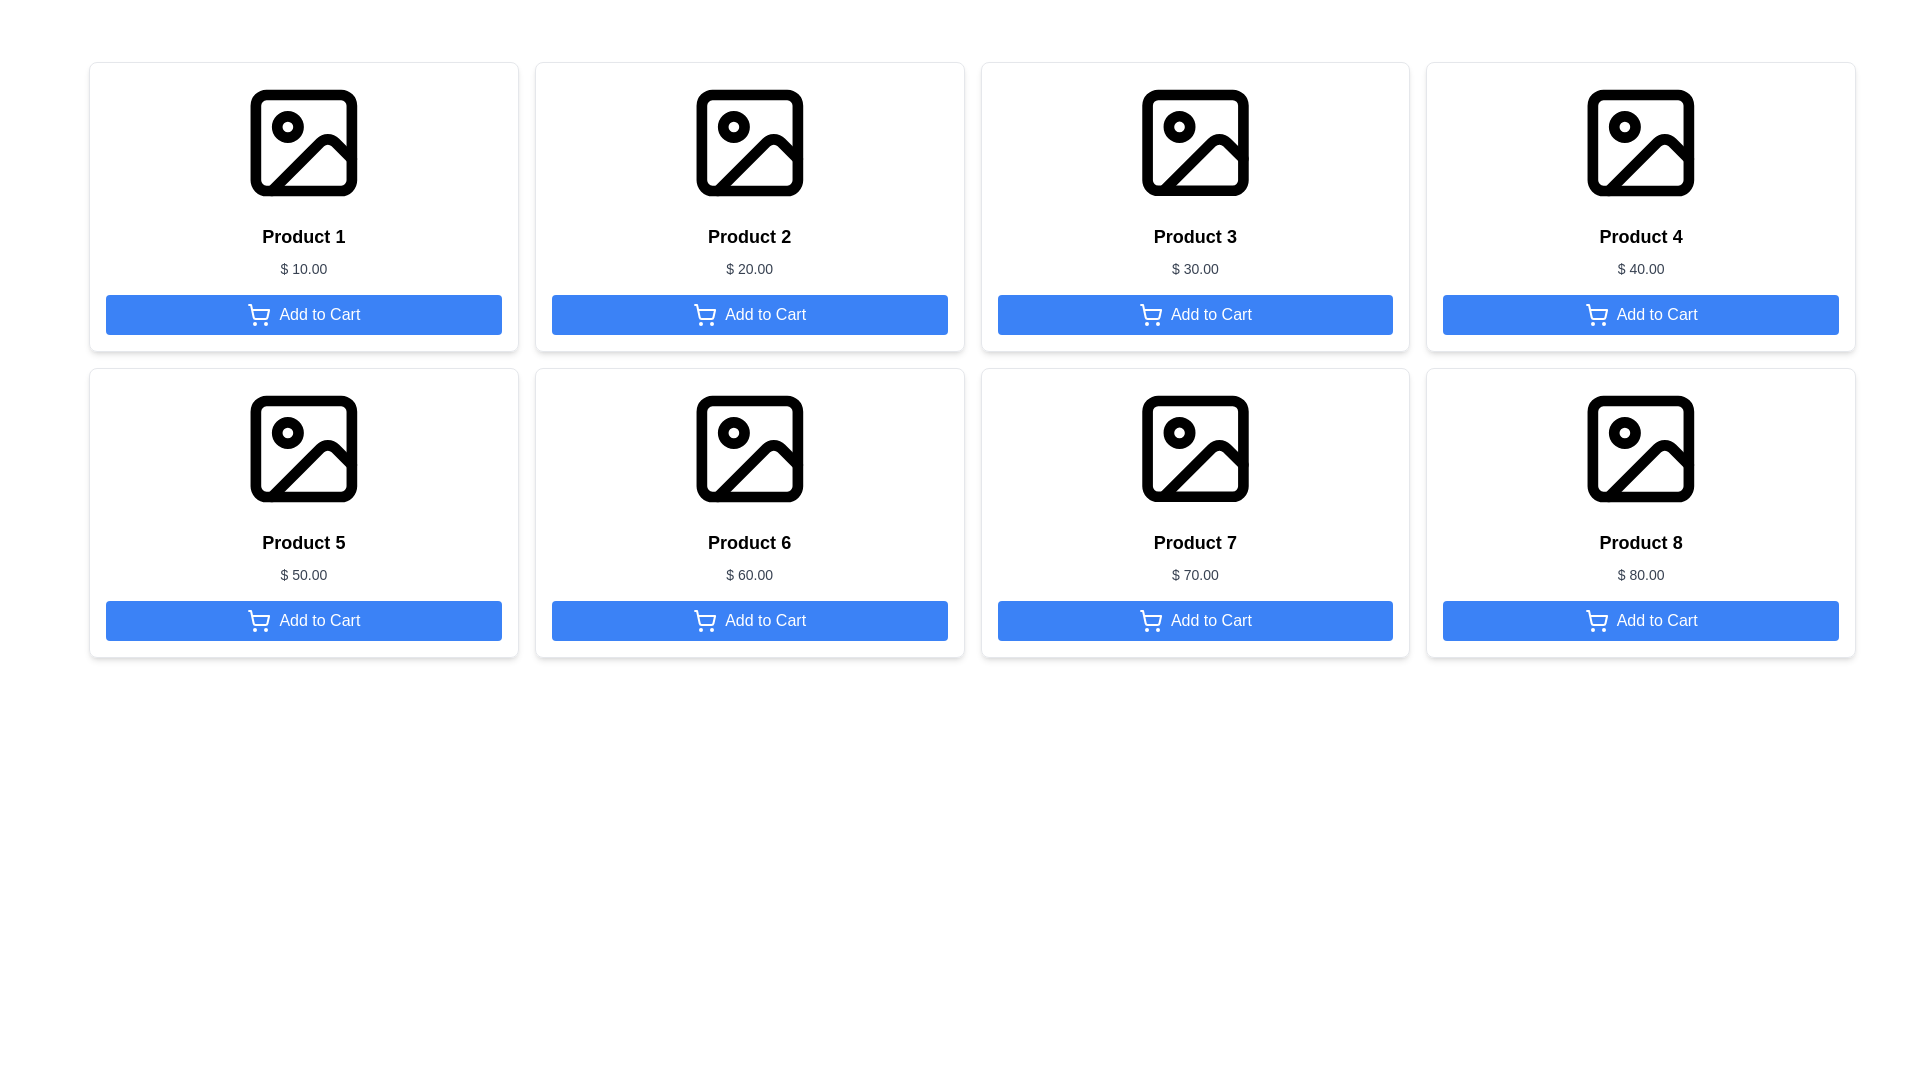  Describe the element at coordinates (748, 315) in the screenshot. I see `the button to add 'Product 2' to the shopping cart, located at the bottom section of the card, between the product price and the card's bottom border` at that location.